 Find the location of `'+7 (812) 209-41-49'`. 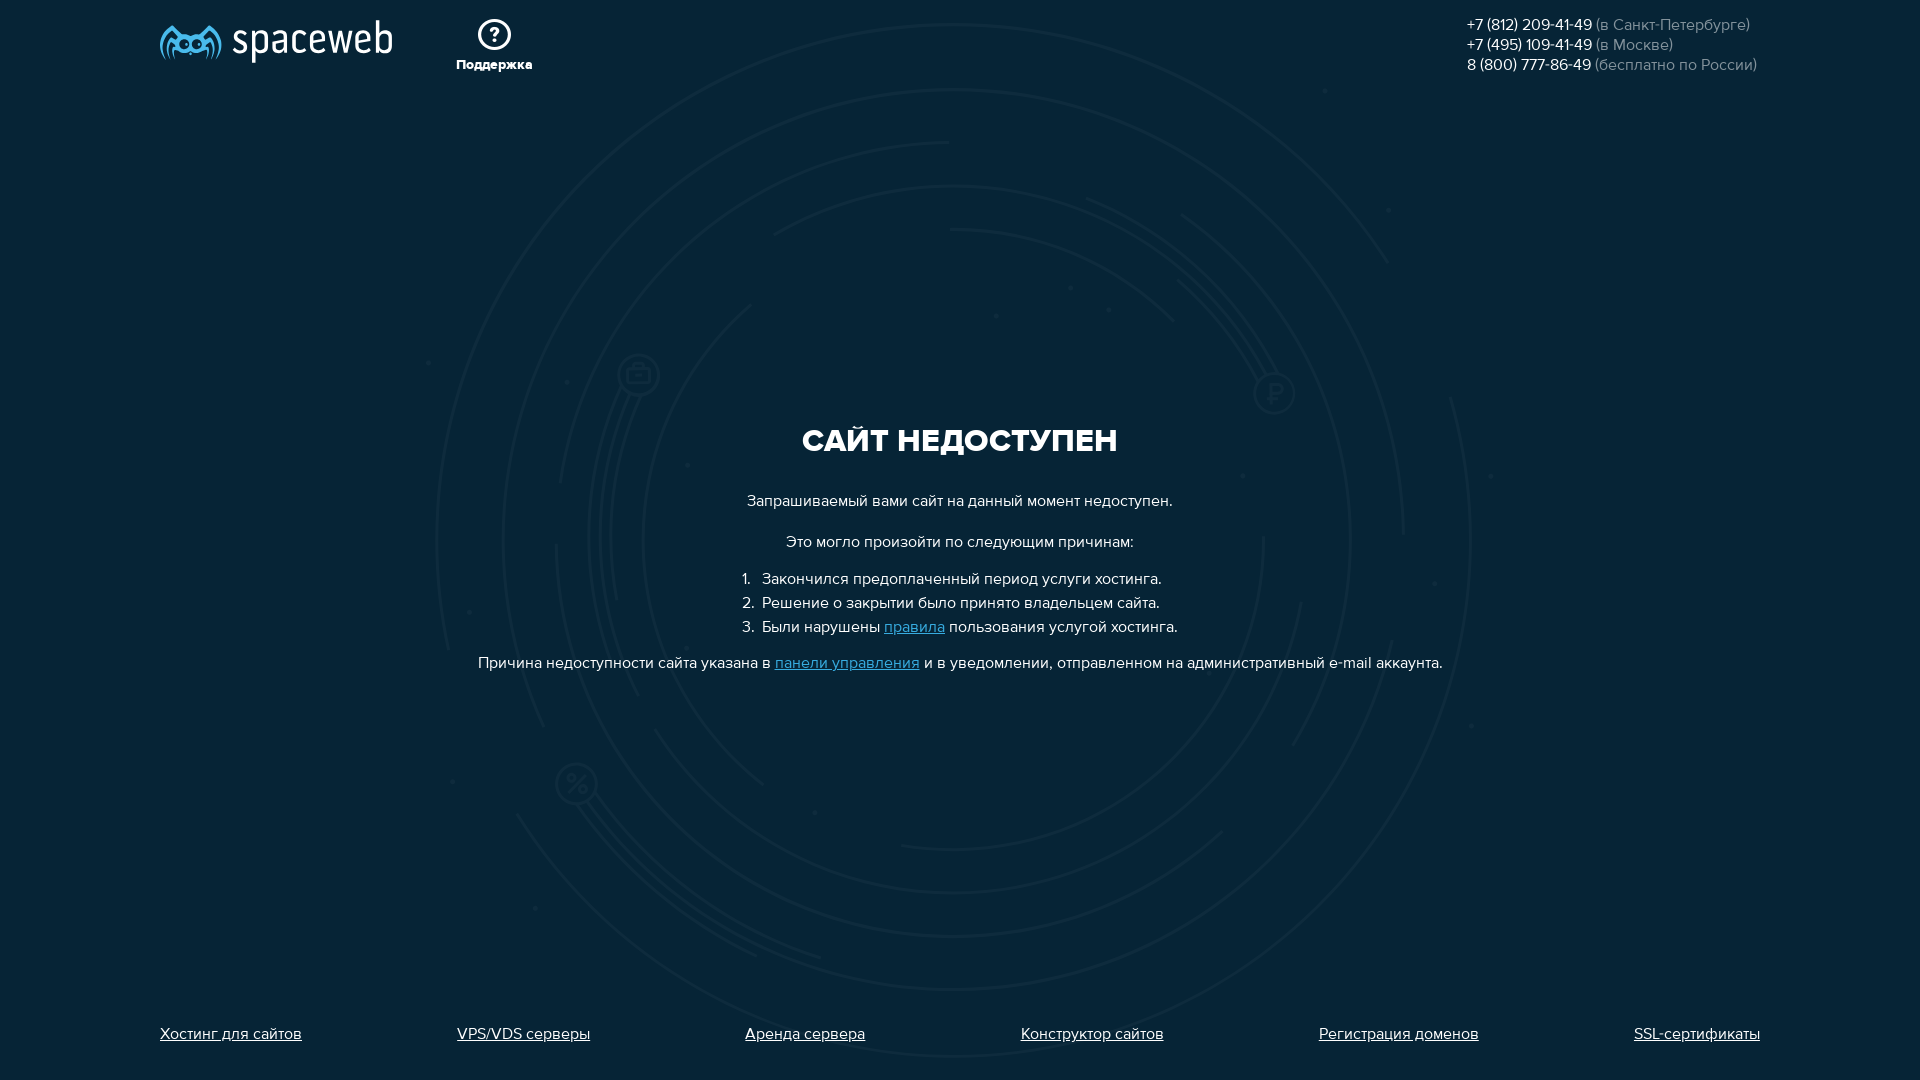

'+7 (812) 209-41-49' is located at coordinates (1467, 26).